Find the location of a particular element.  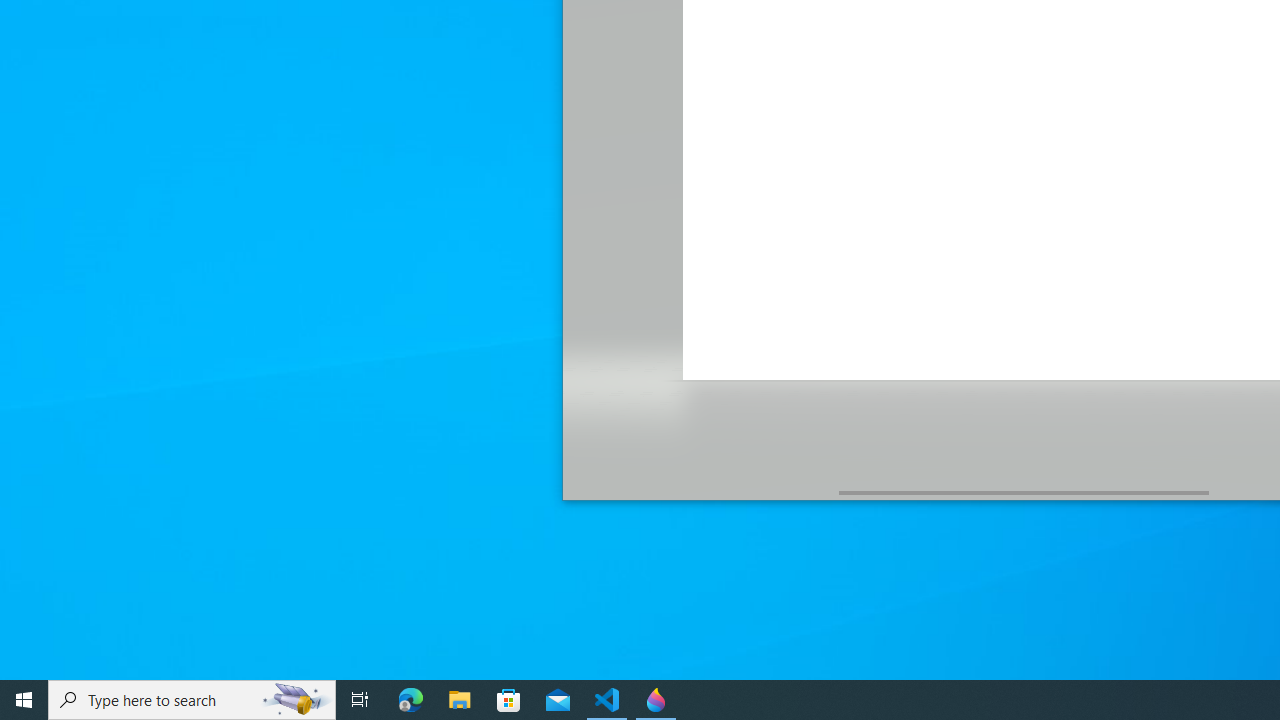

'Visual Studio Code - 1 running window' is located at coordinates (606, 698).